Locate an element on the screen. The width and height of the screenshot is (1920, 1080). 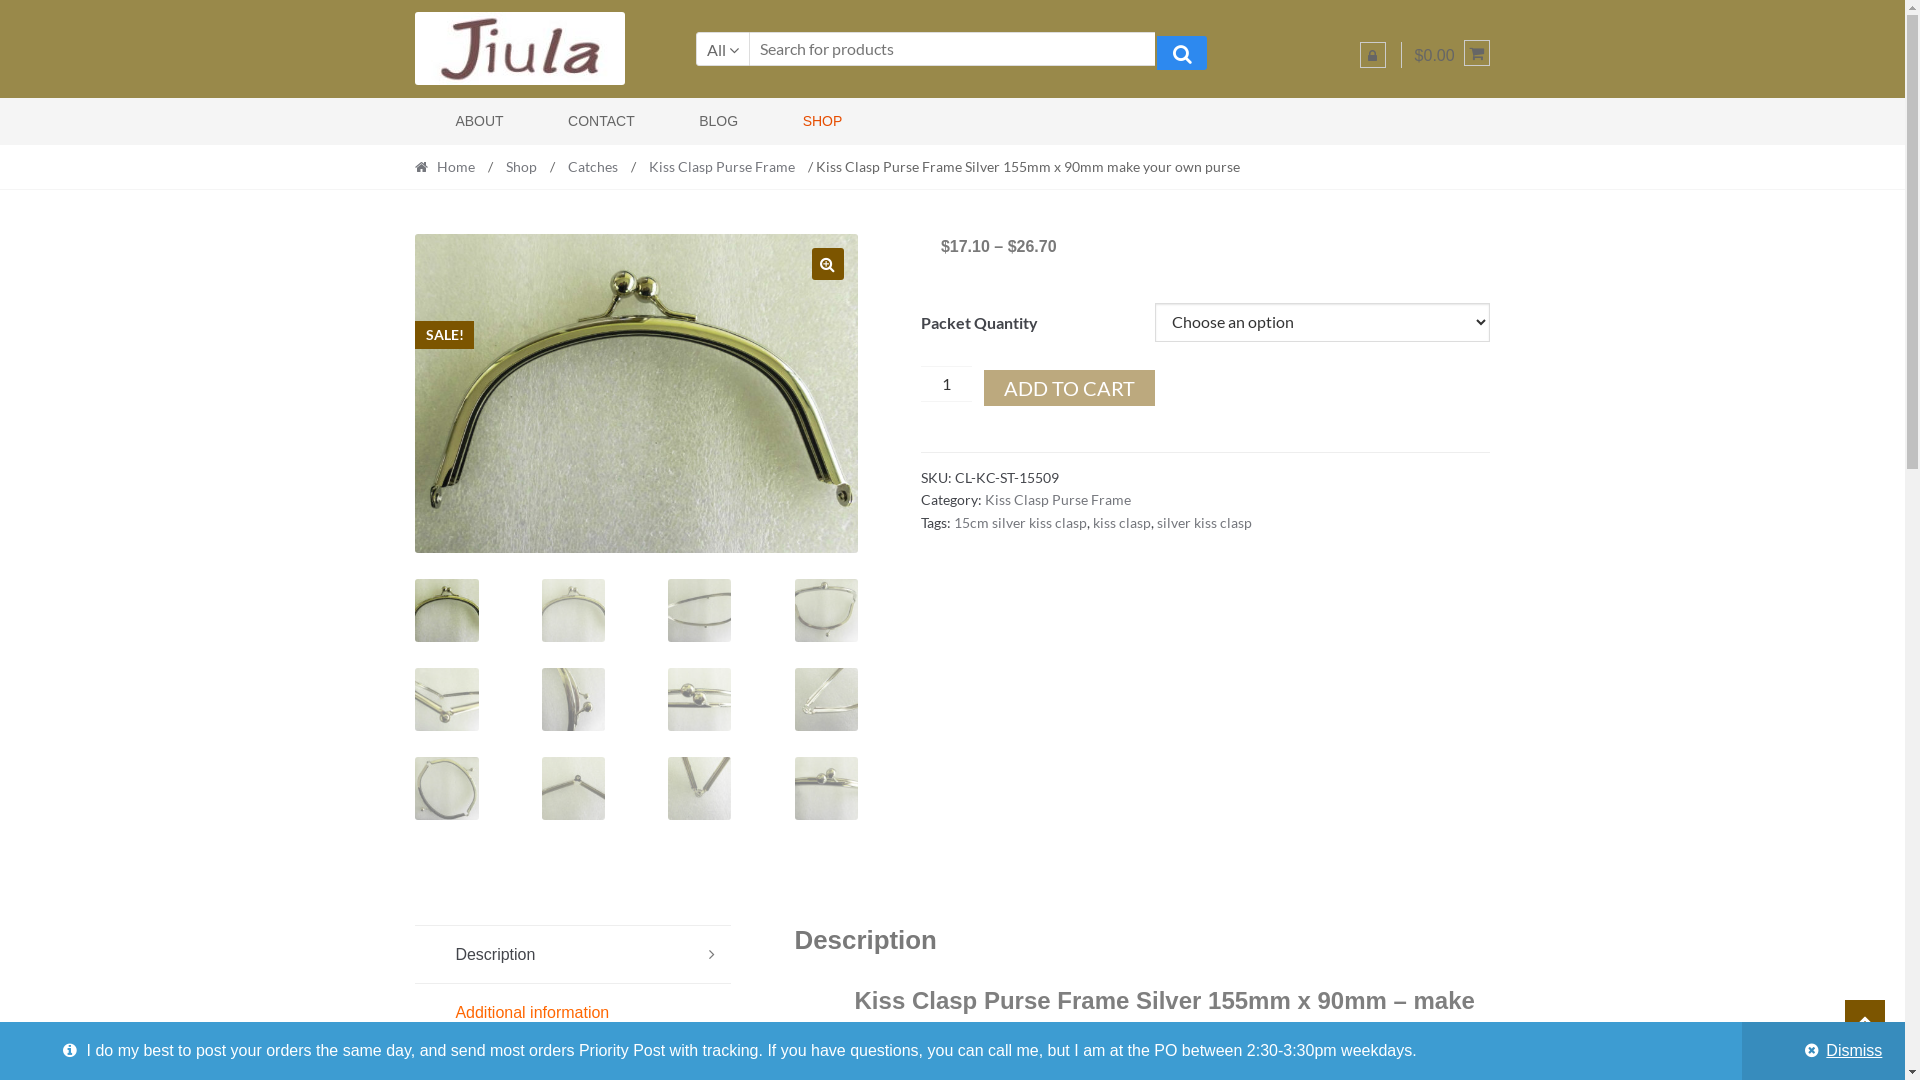
'Additional information' is located at coordinates (571, 1013).